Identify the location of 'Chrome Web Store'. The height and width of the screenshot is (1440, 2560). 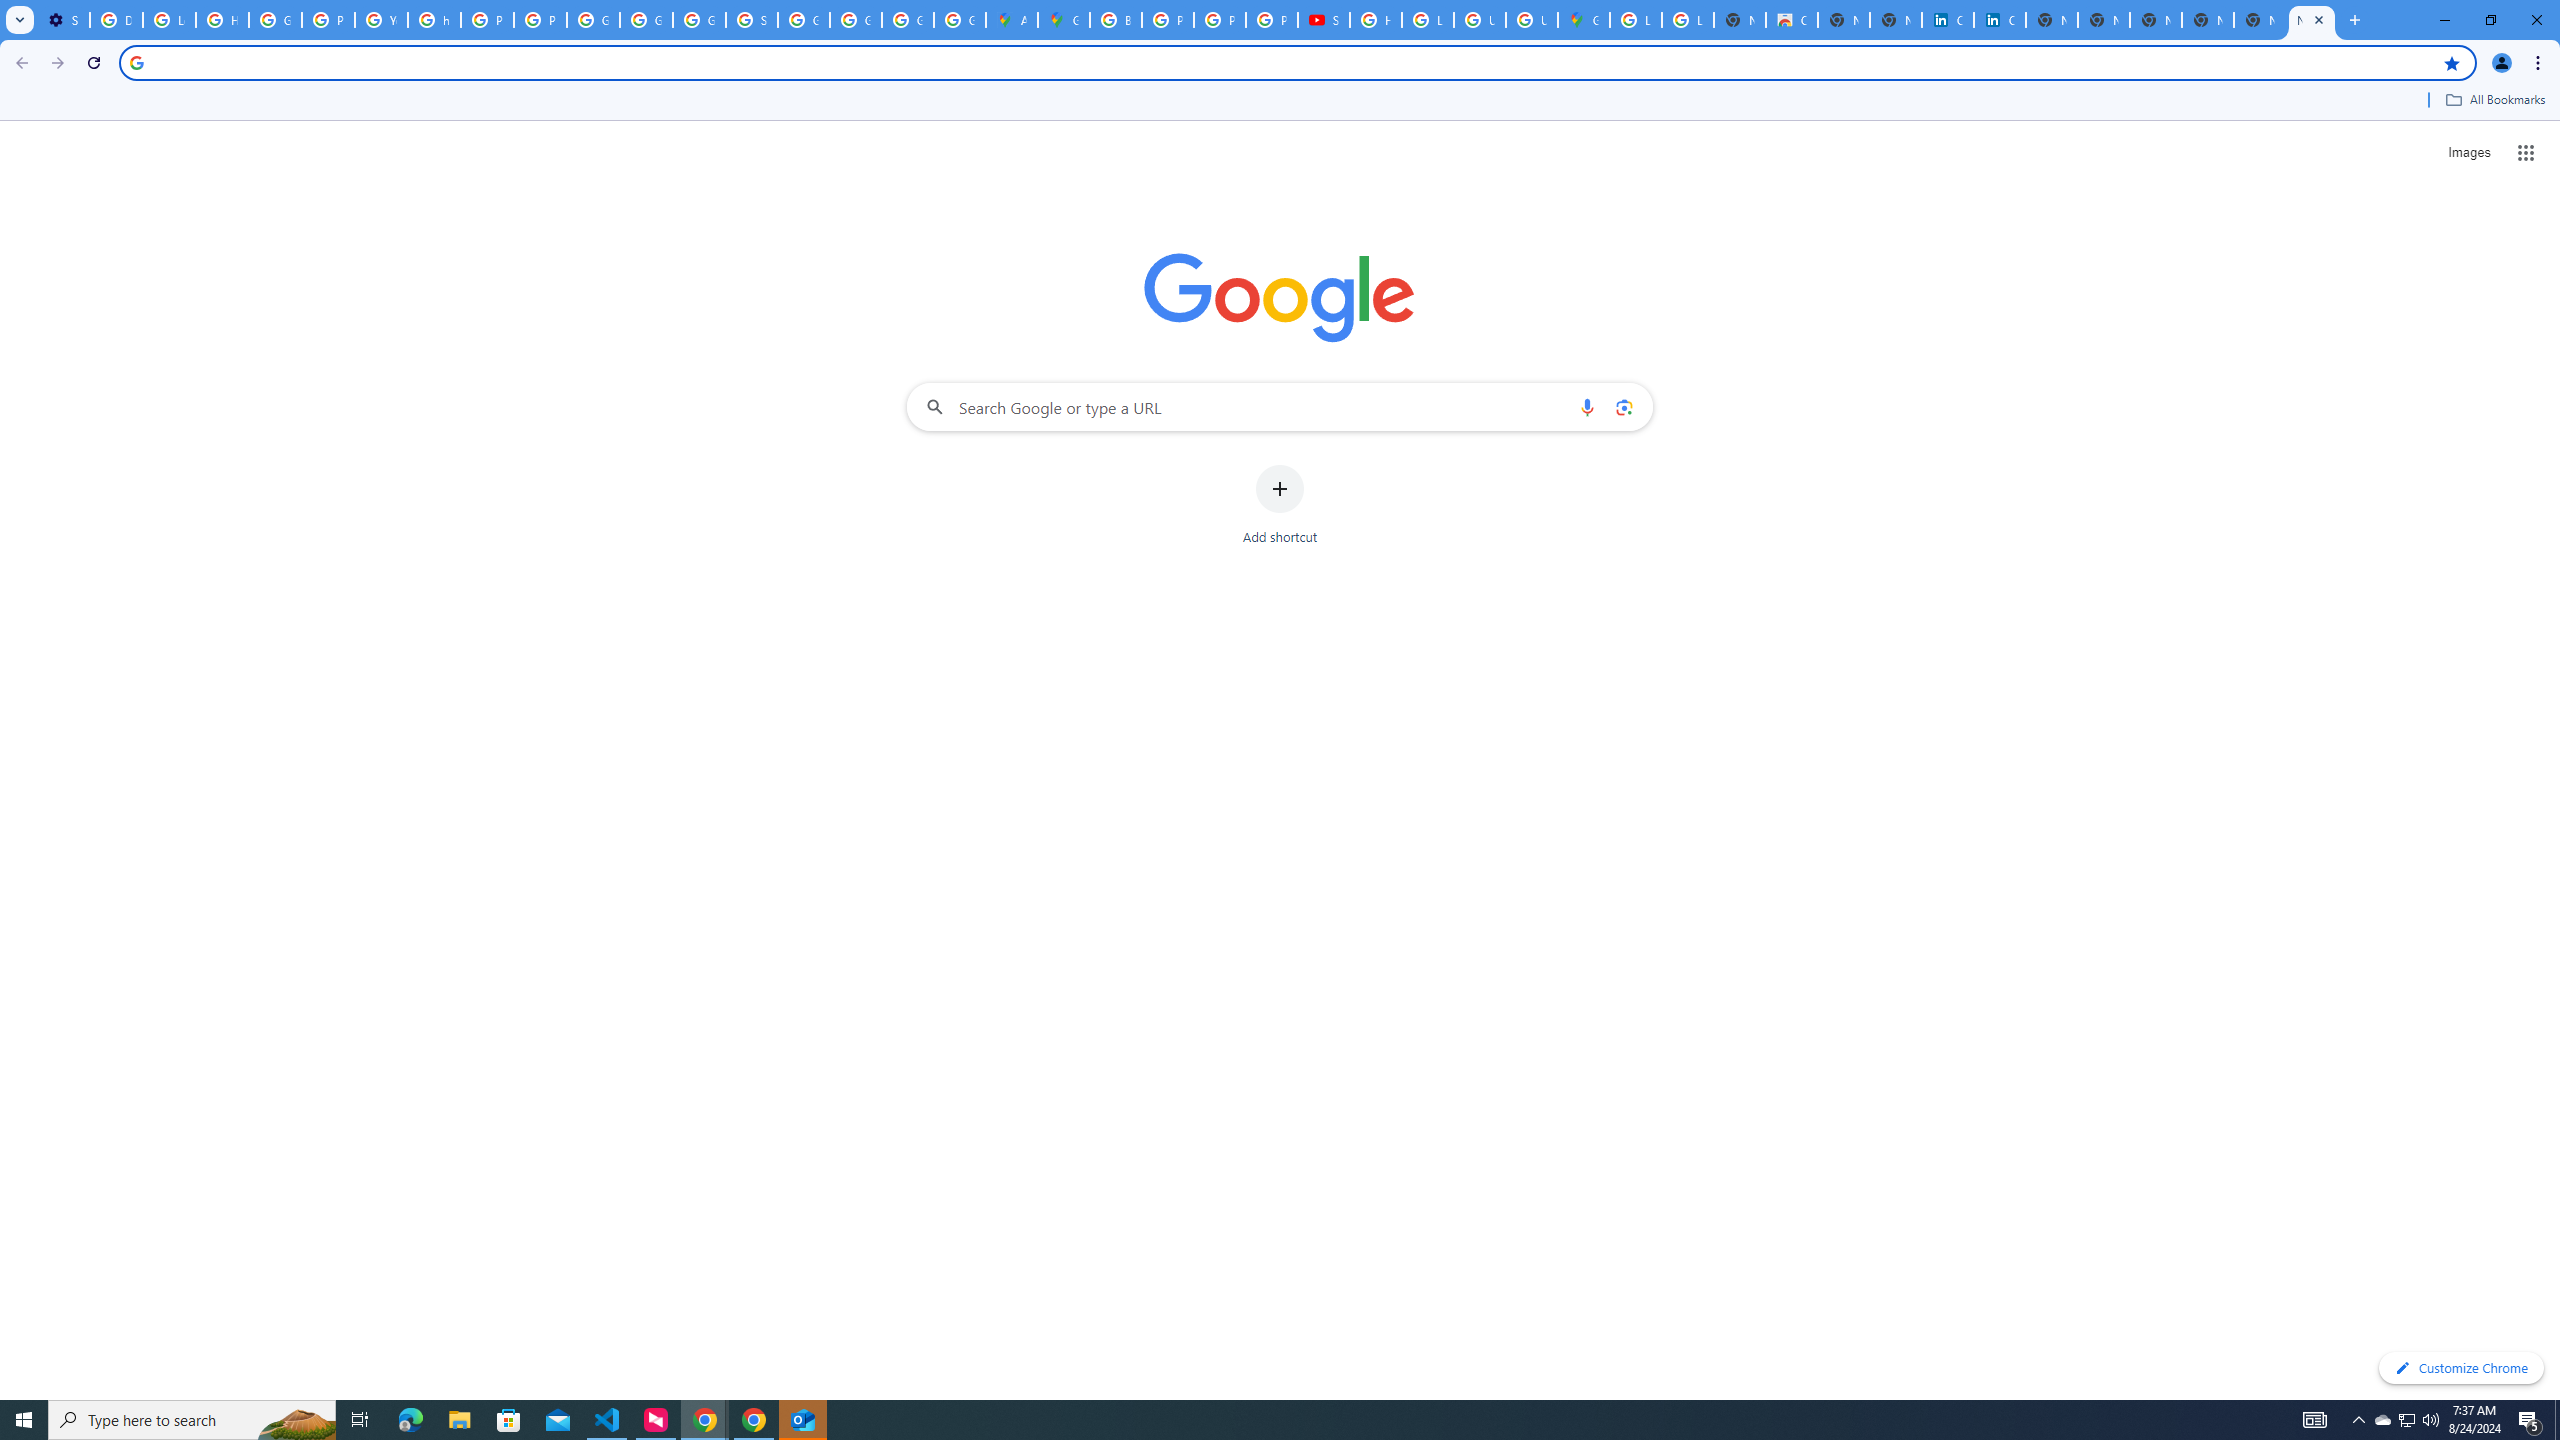
(1791, 19).